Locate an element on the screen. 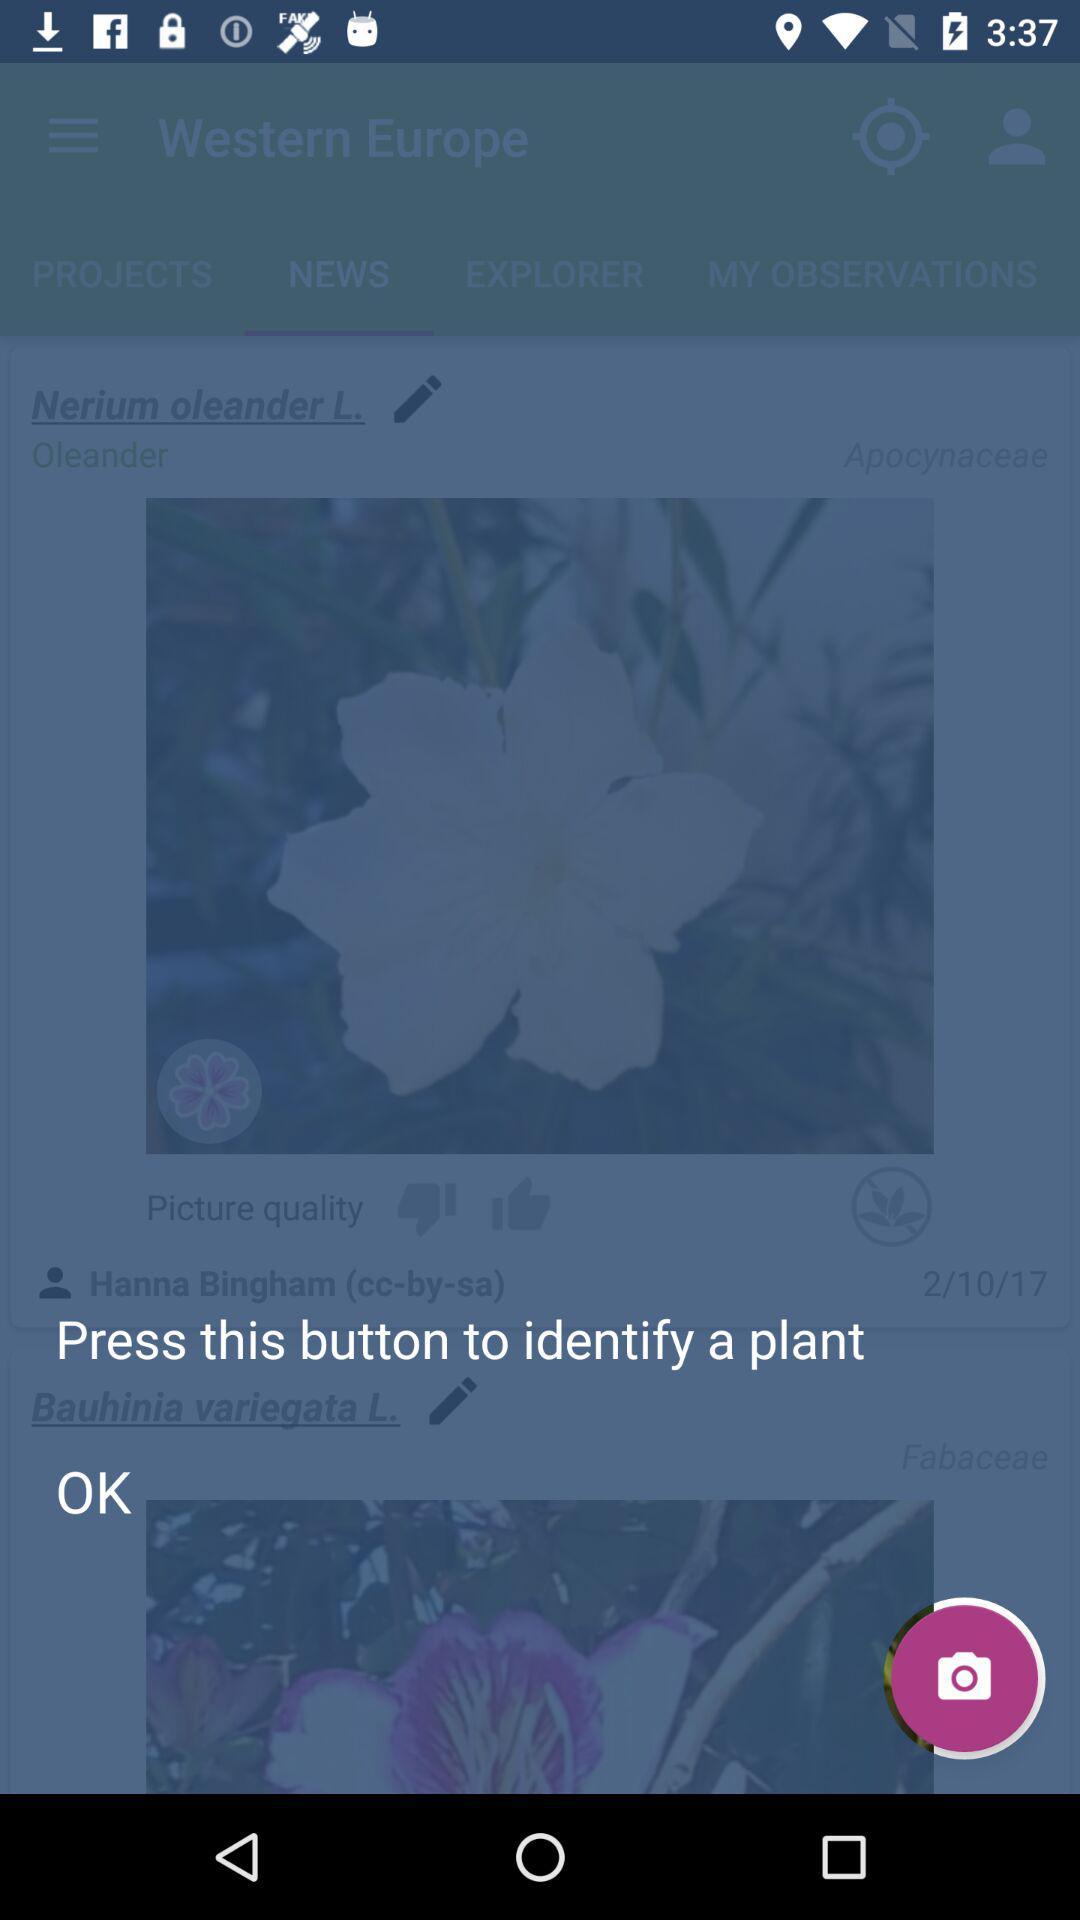  the item above the my observations is located at coordinates (1017, 135).